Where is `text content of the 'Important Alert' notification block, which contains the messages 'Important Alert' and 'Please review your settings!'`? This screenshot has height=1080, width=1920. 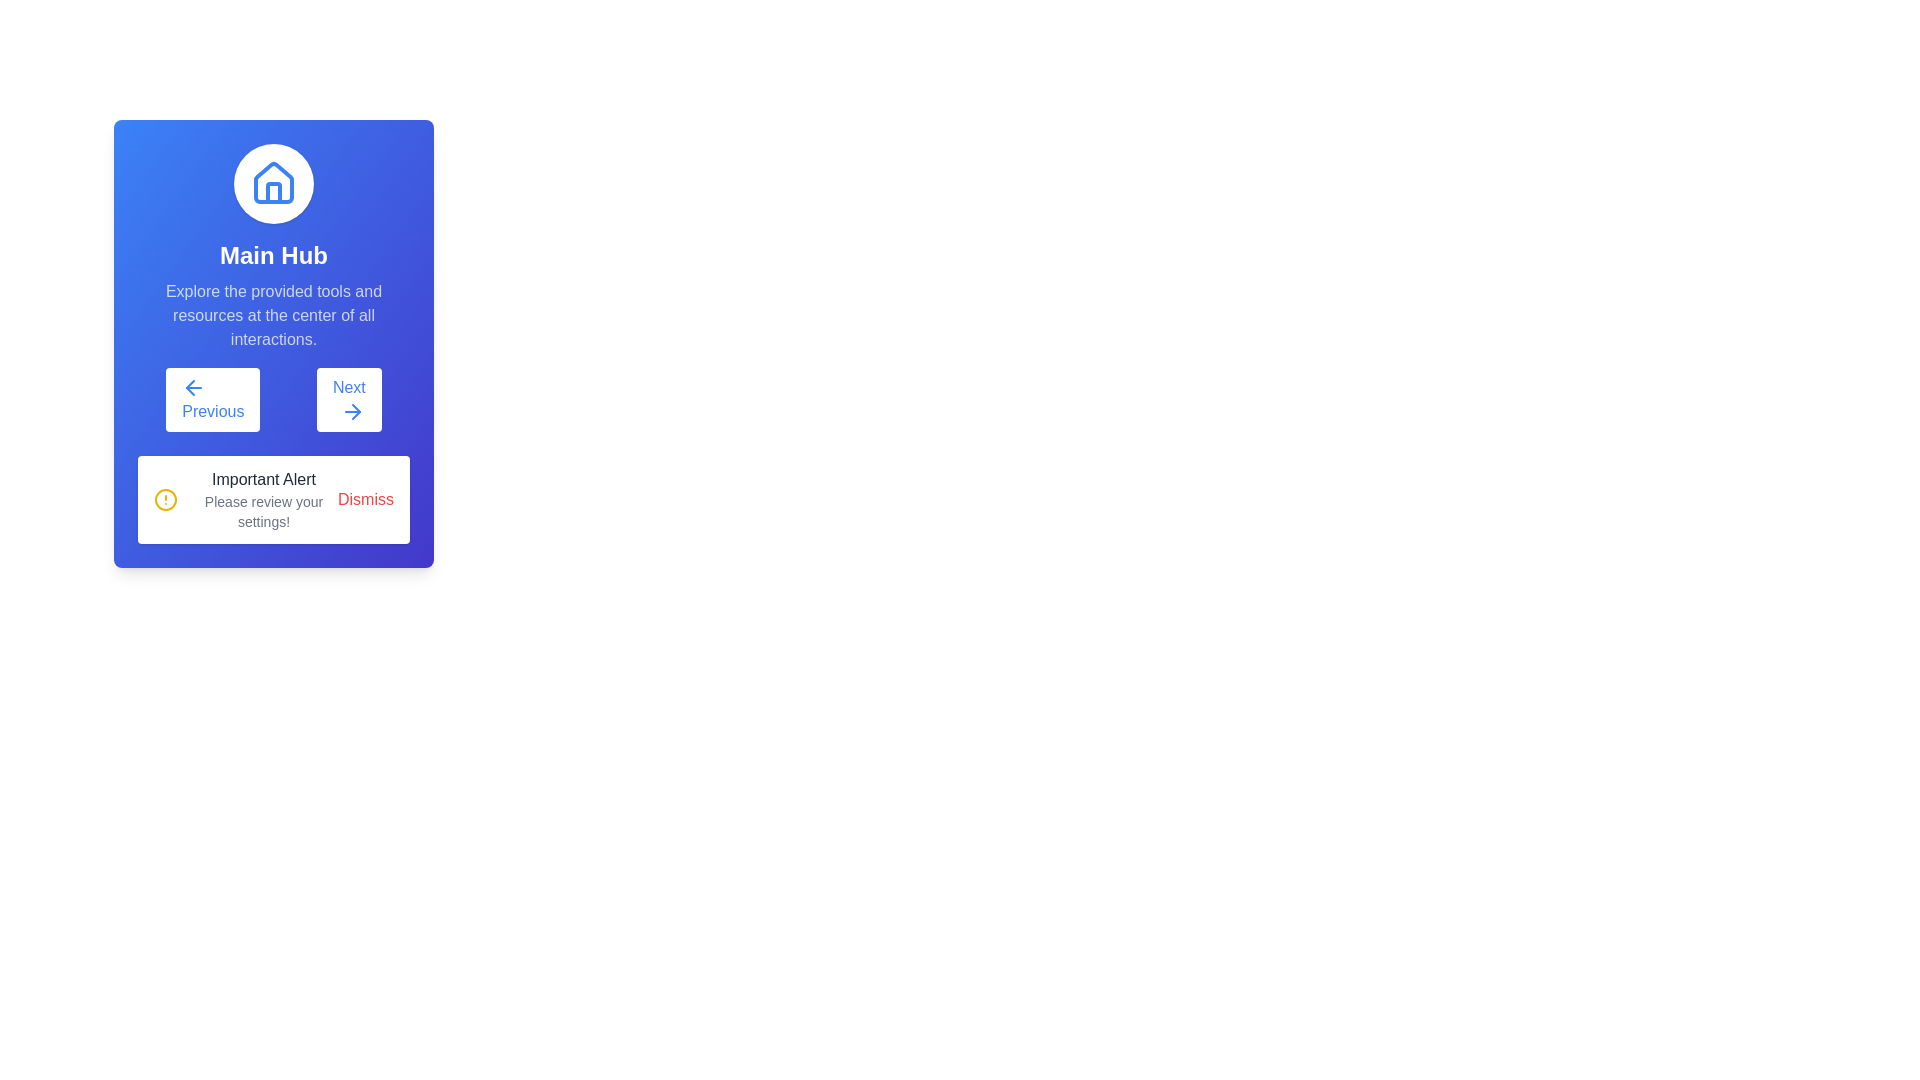 text content of the 'Important Alert' notification block, which contains the messages 'Important Alert' and 'Please review your settings!' is located at coordinates (263, 499).